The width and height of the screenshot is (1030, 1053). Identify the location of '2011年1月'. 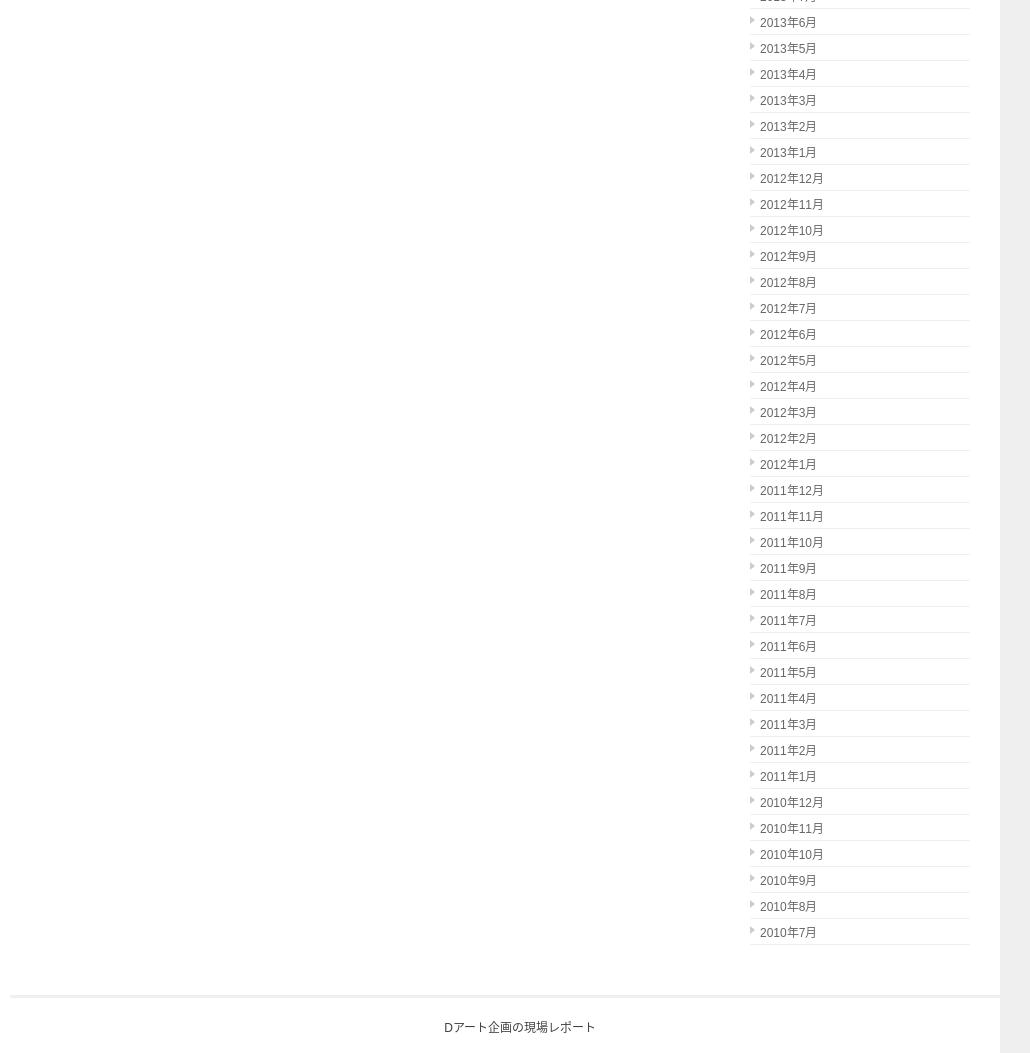
(787, 777).